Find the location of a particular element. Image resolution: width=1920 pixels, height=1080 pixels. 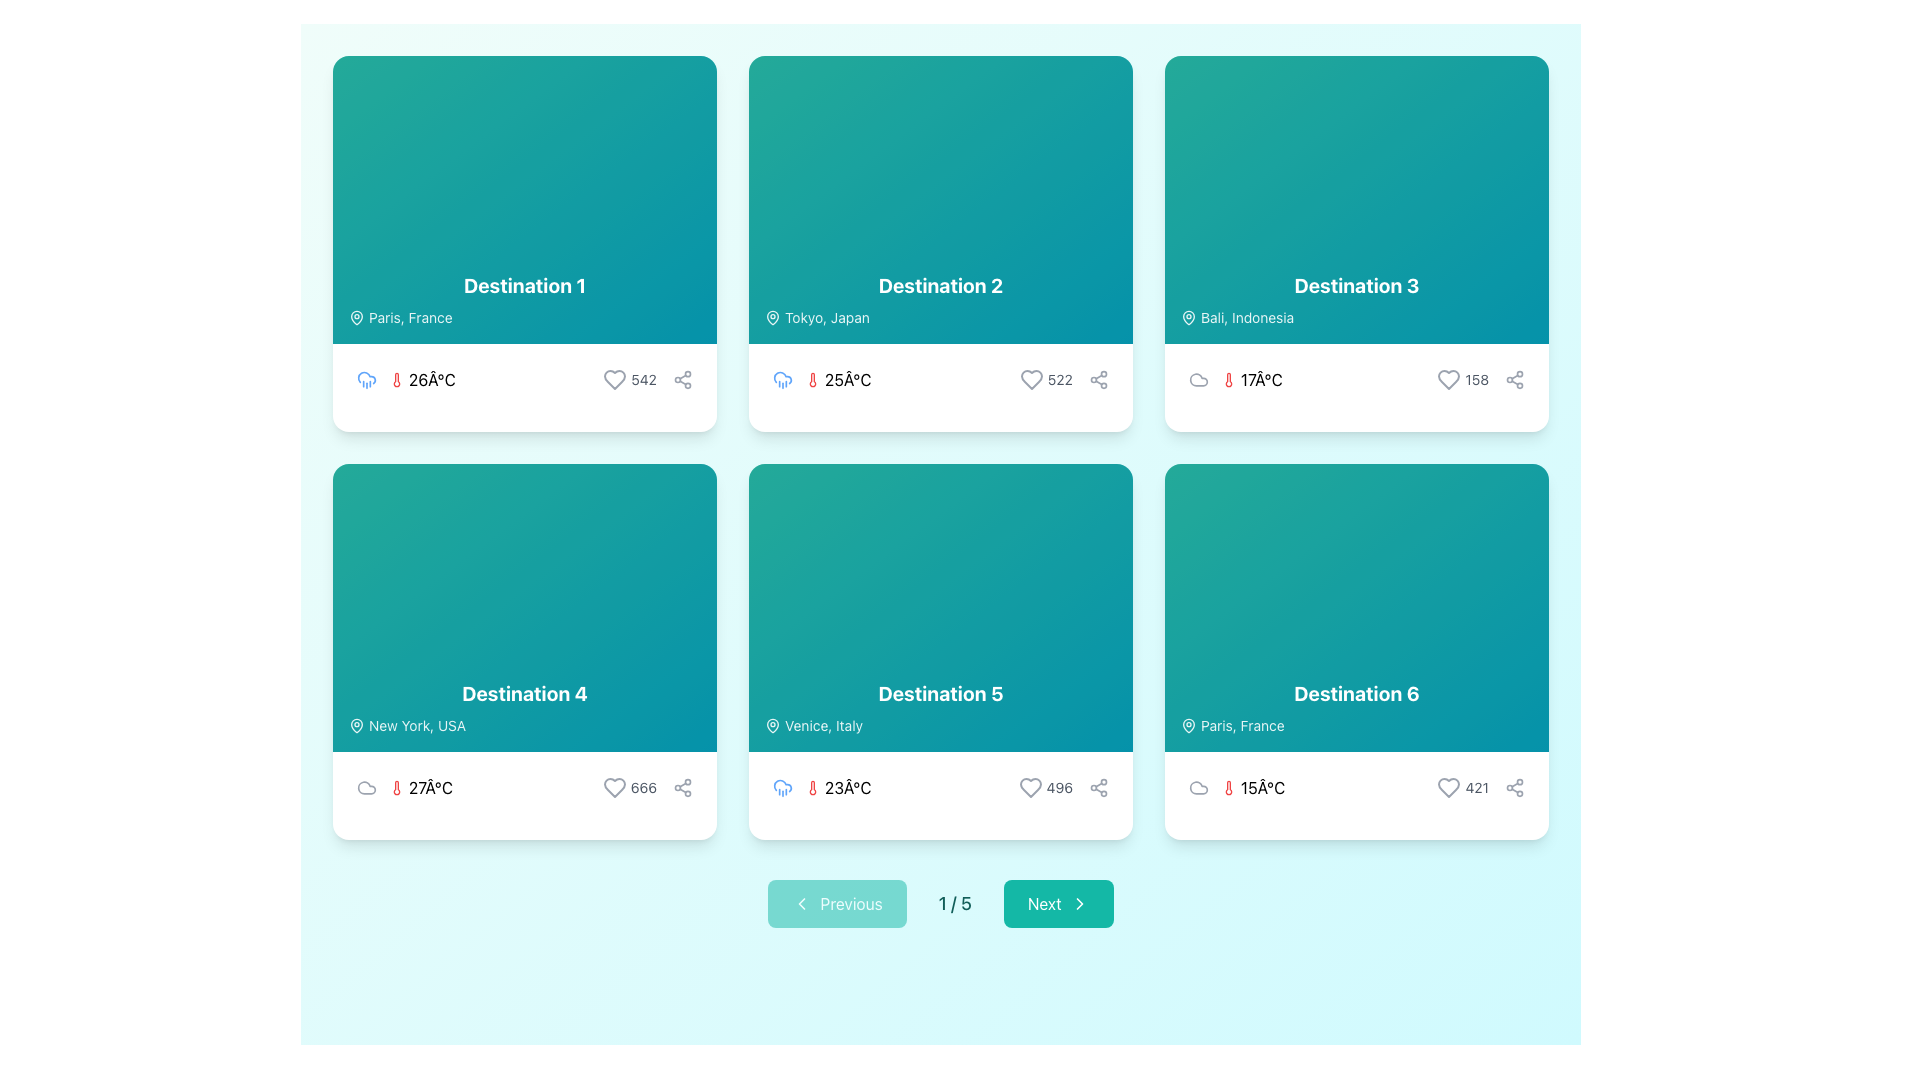

the text label displaying 'New York, USA', which is styled with a smaller font size and is positioned under the 'Destination 4' box is located at coordinates (416, 725).